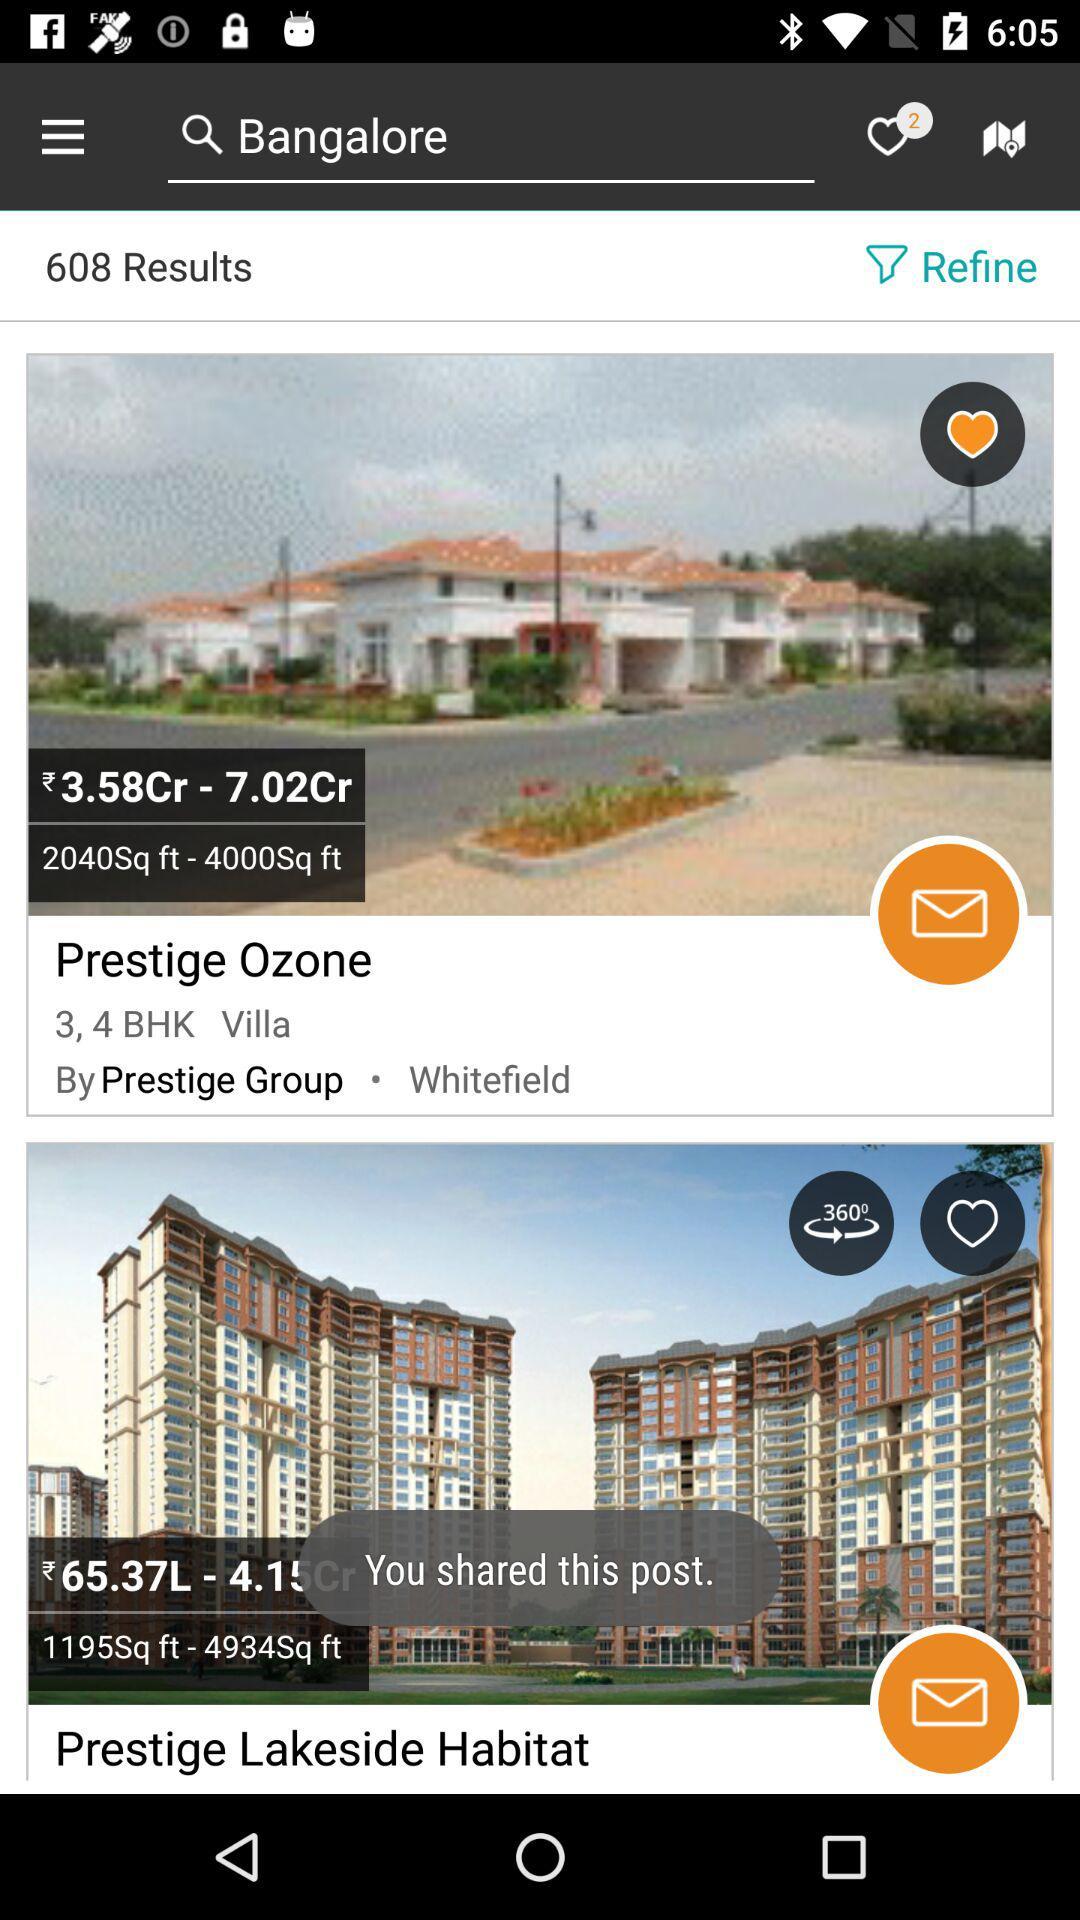 This screenshot has height=1920, width=1080. I want to click on to favorites, so click(971, 1222).